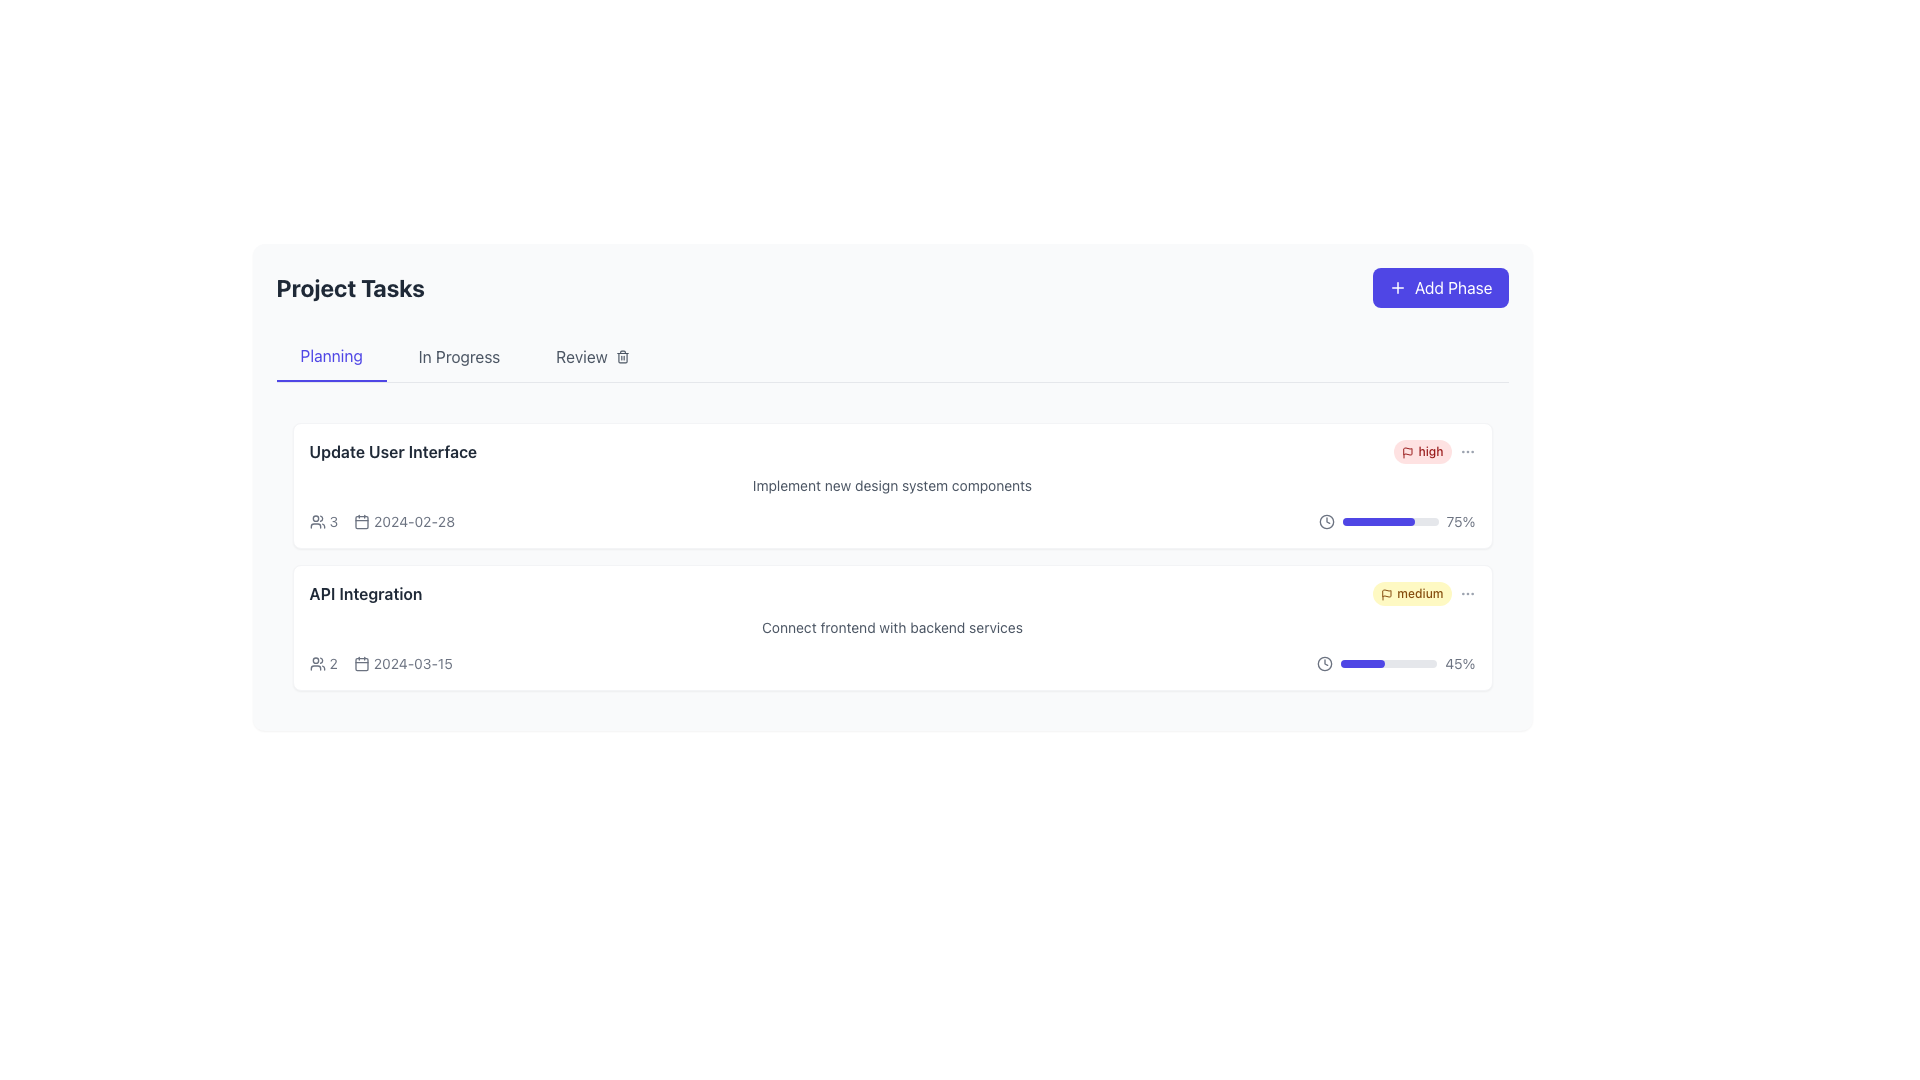 The image size is (1920, 1080). What do you see at coordinates (1467, 451) in the screenshot?
I see `the button or trigger icon located within the 'Update User Interface' task card, to the right of the red 'high' priority label` at bounding box center [1467, 451].